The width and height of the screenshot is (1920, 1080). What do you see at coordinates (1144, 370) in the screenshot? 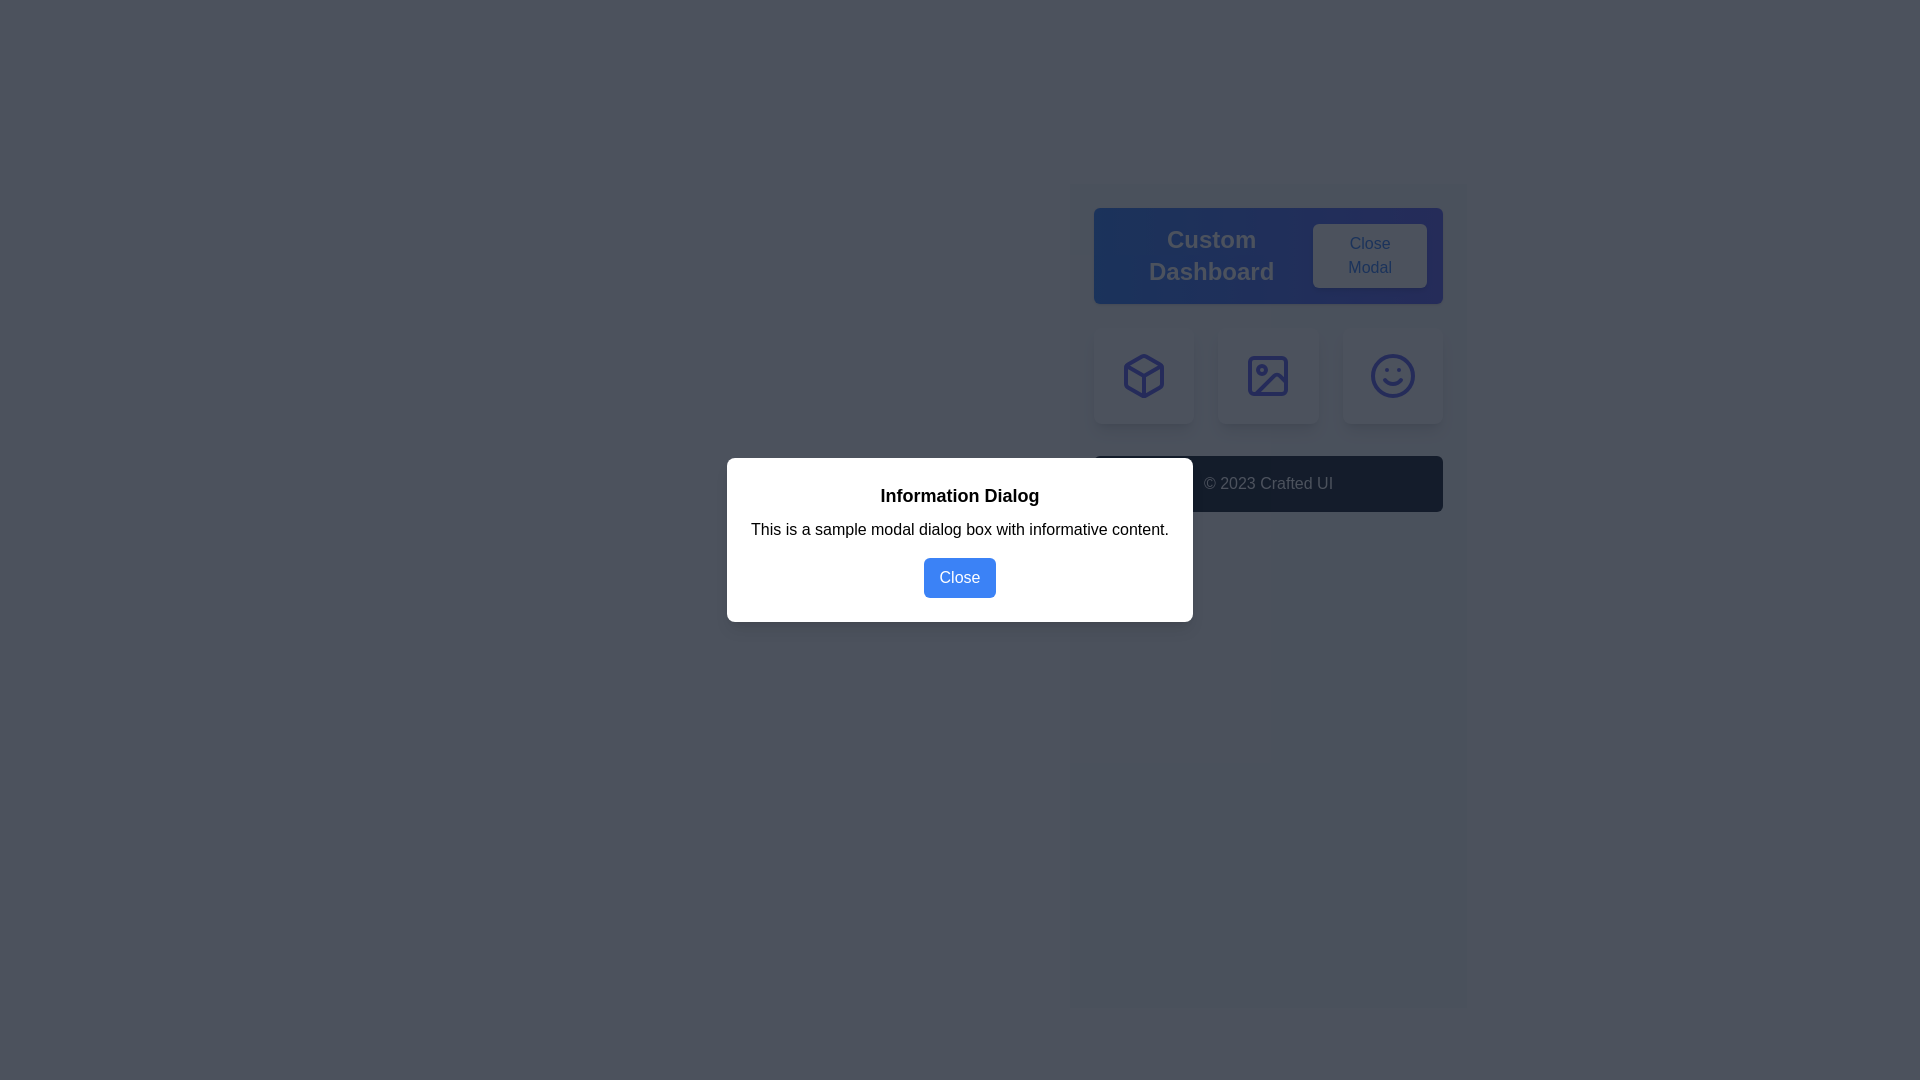
I see `the middle chevron-shaped feature within the purple three-dimensional box icon located in the upper section of the interface` at bounding box center [1144, 370].